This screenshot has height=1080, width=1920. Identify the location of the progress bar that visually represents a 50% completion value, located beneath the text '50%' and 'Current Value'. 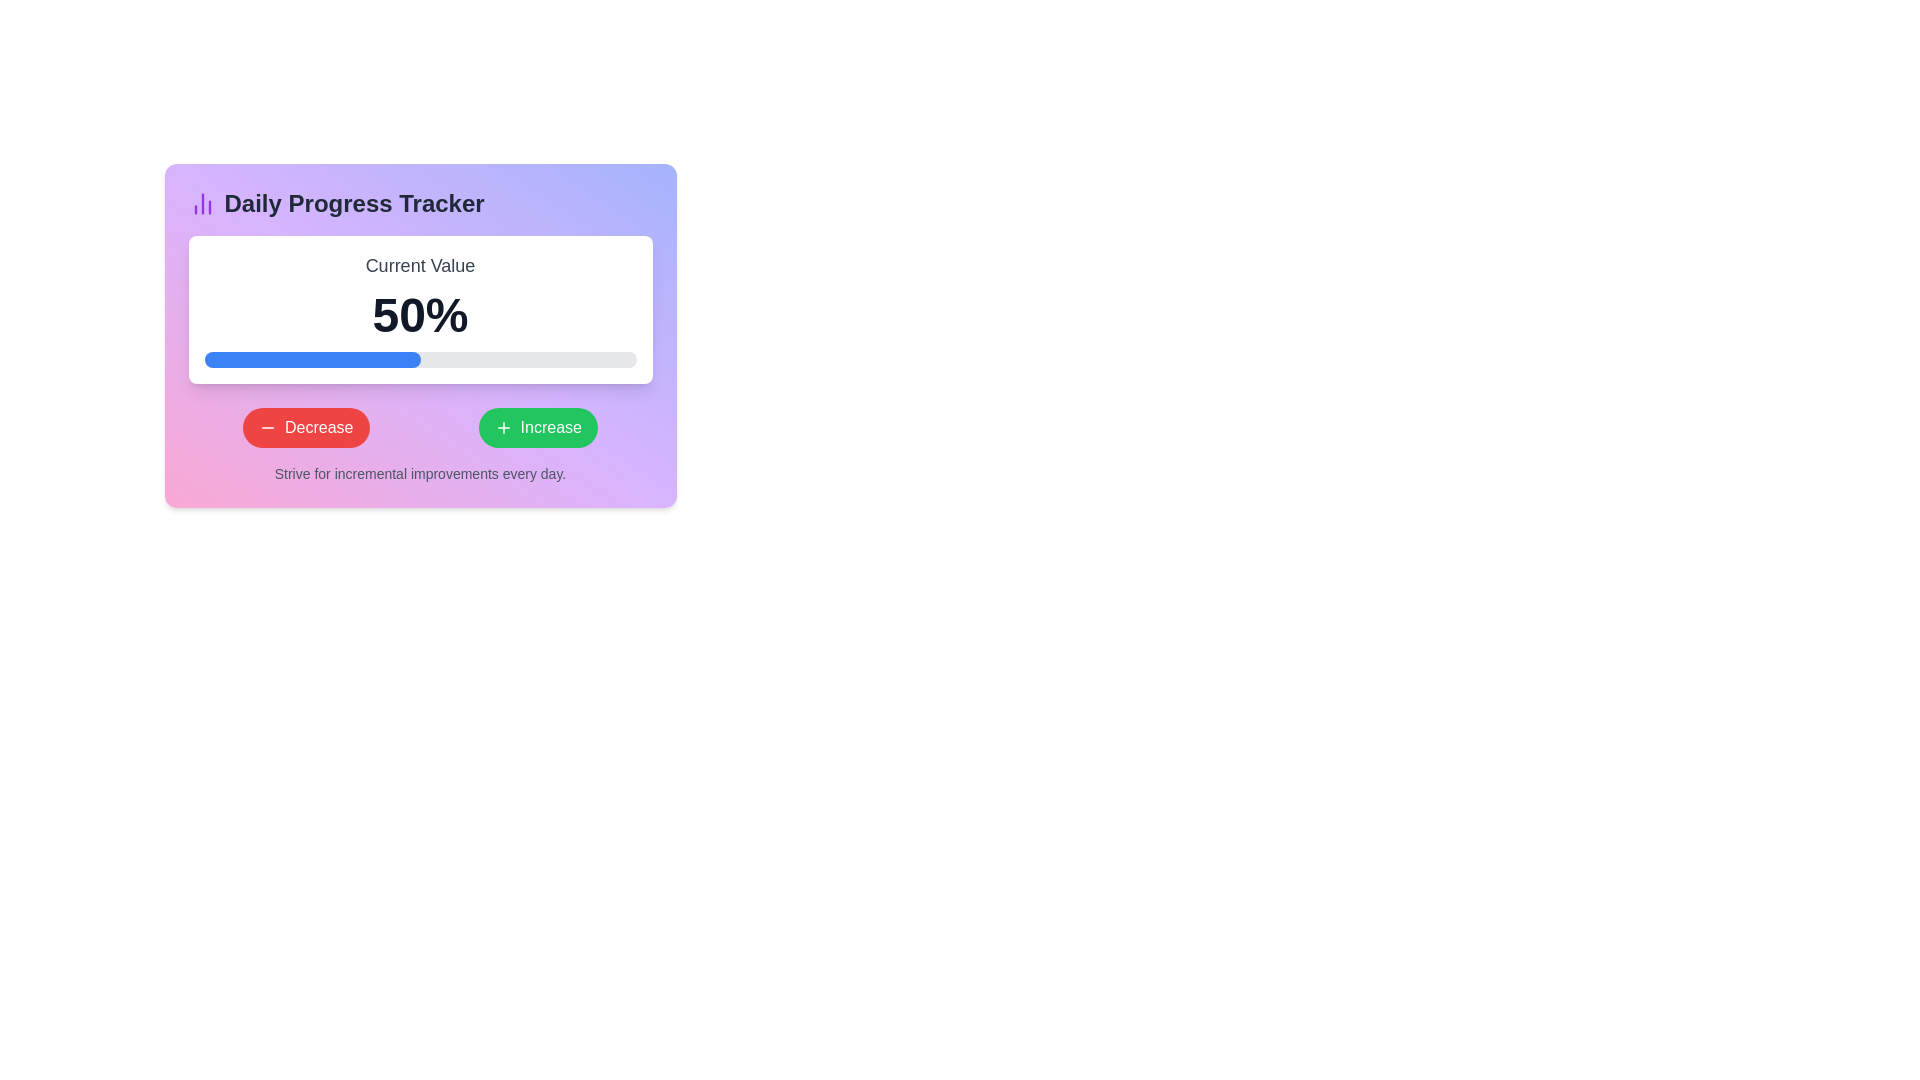
(419, 358).